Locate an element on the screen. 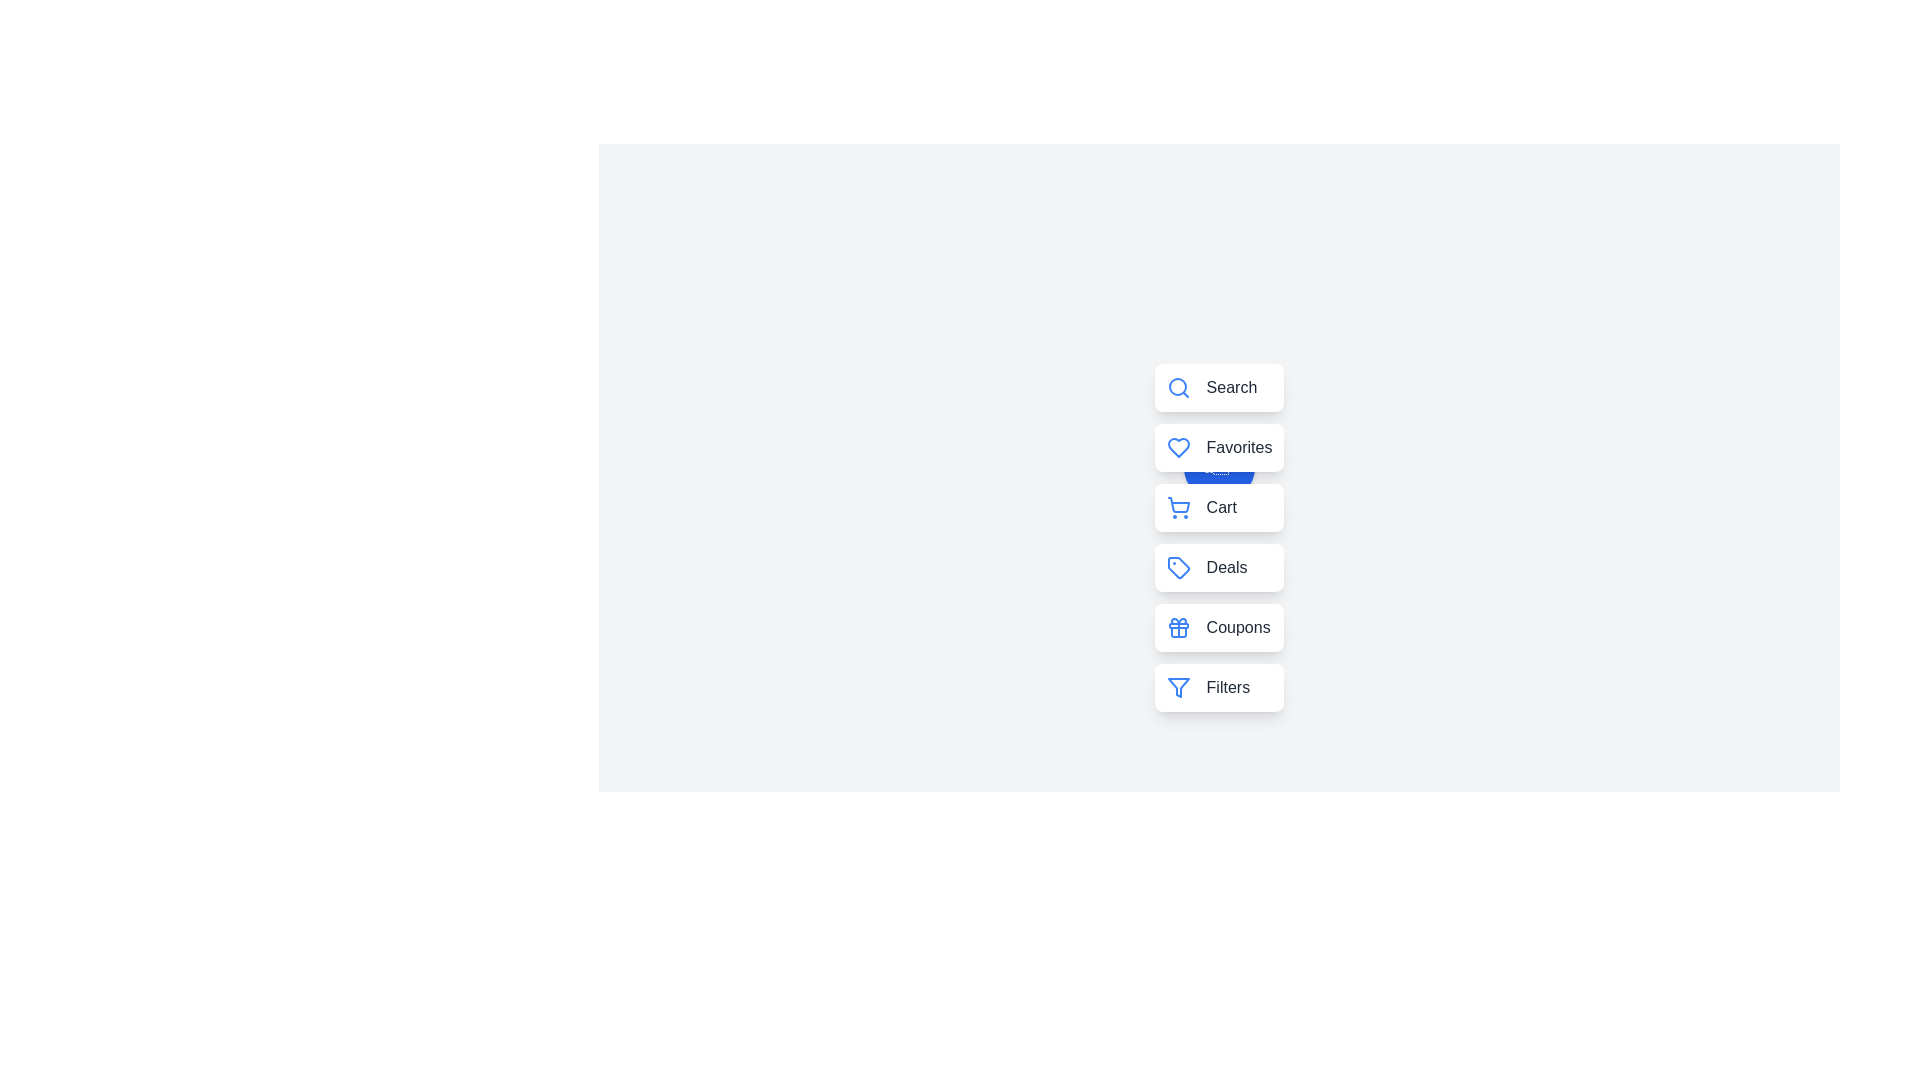  the blue magnifying glass icon located to the left of the 'Search' text to interact with the search functionality is located at coordinates (1178, 388).